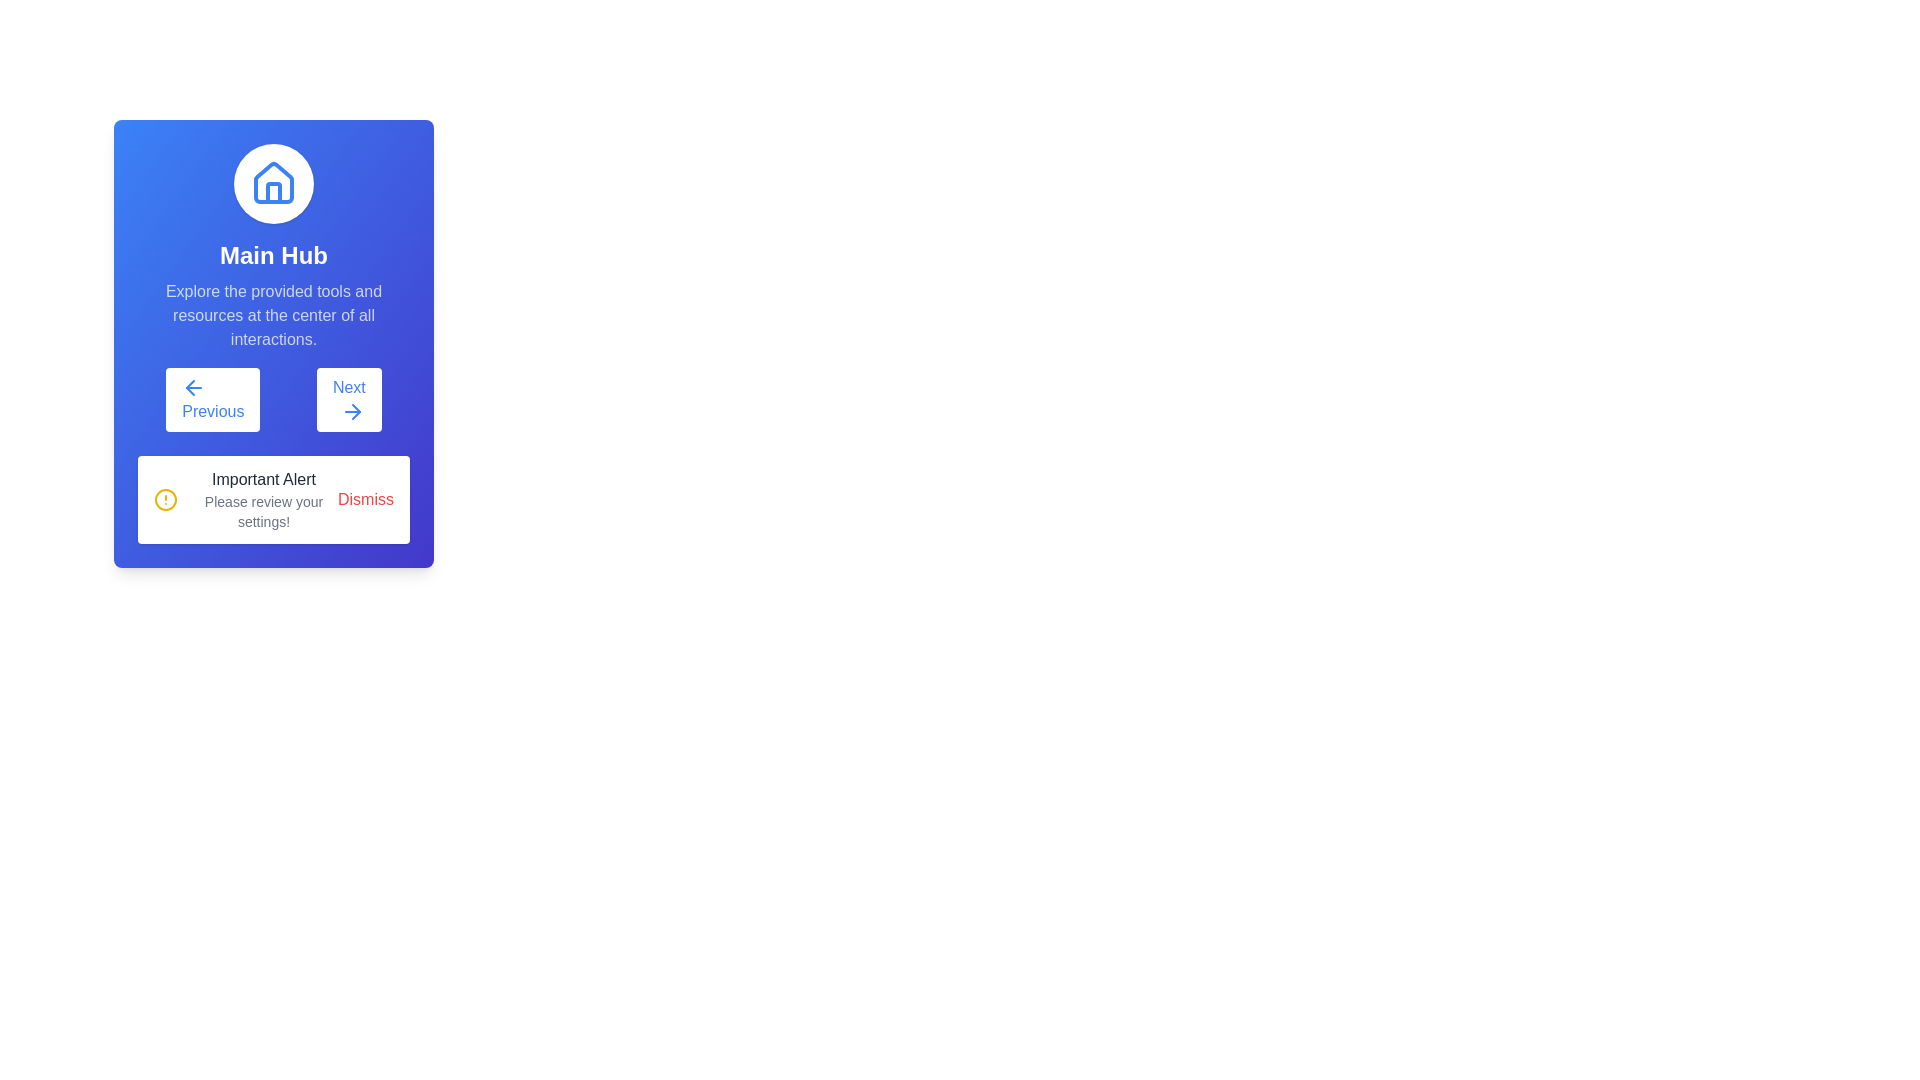  Describe the element at coordinates (263, 479) in the screenshot. I see `the Text Label that serves as an alert title, positioned above the alert message 'Please review your settings!'` at that location.